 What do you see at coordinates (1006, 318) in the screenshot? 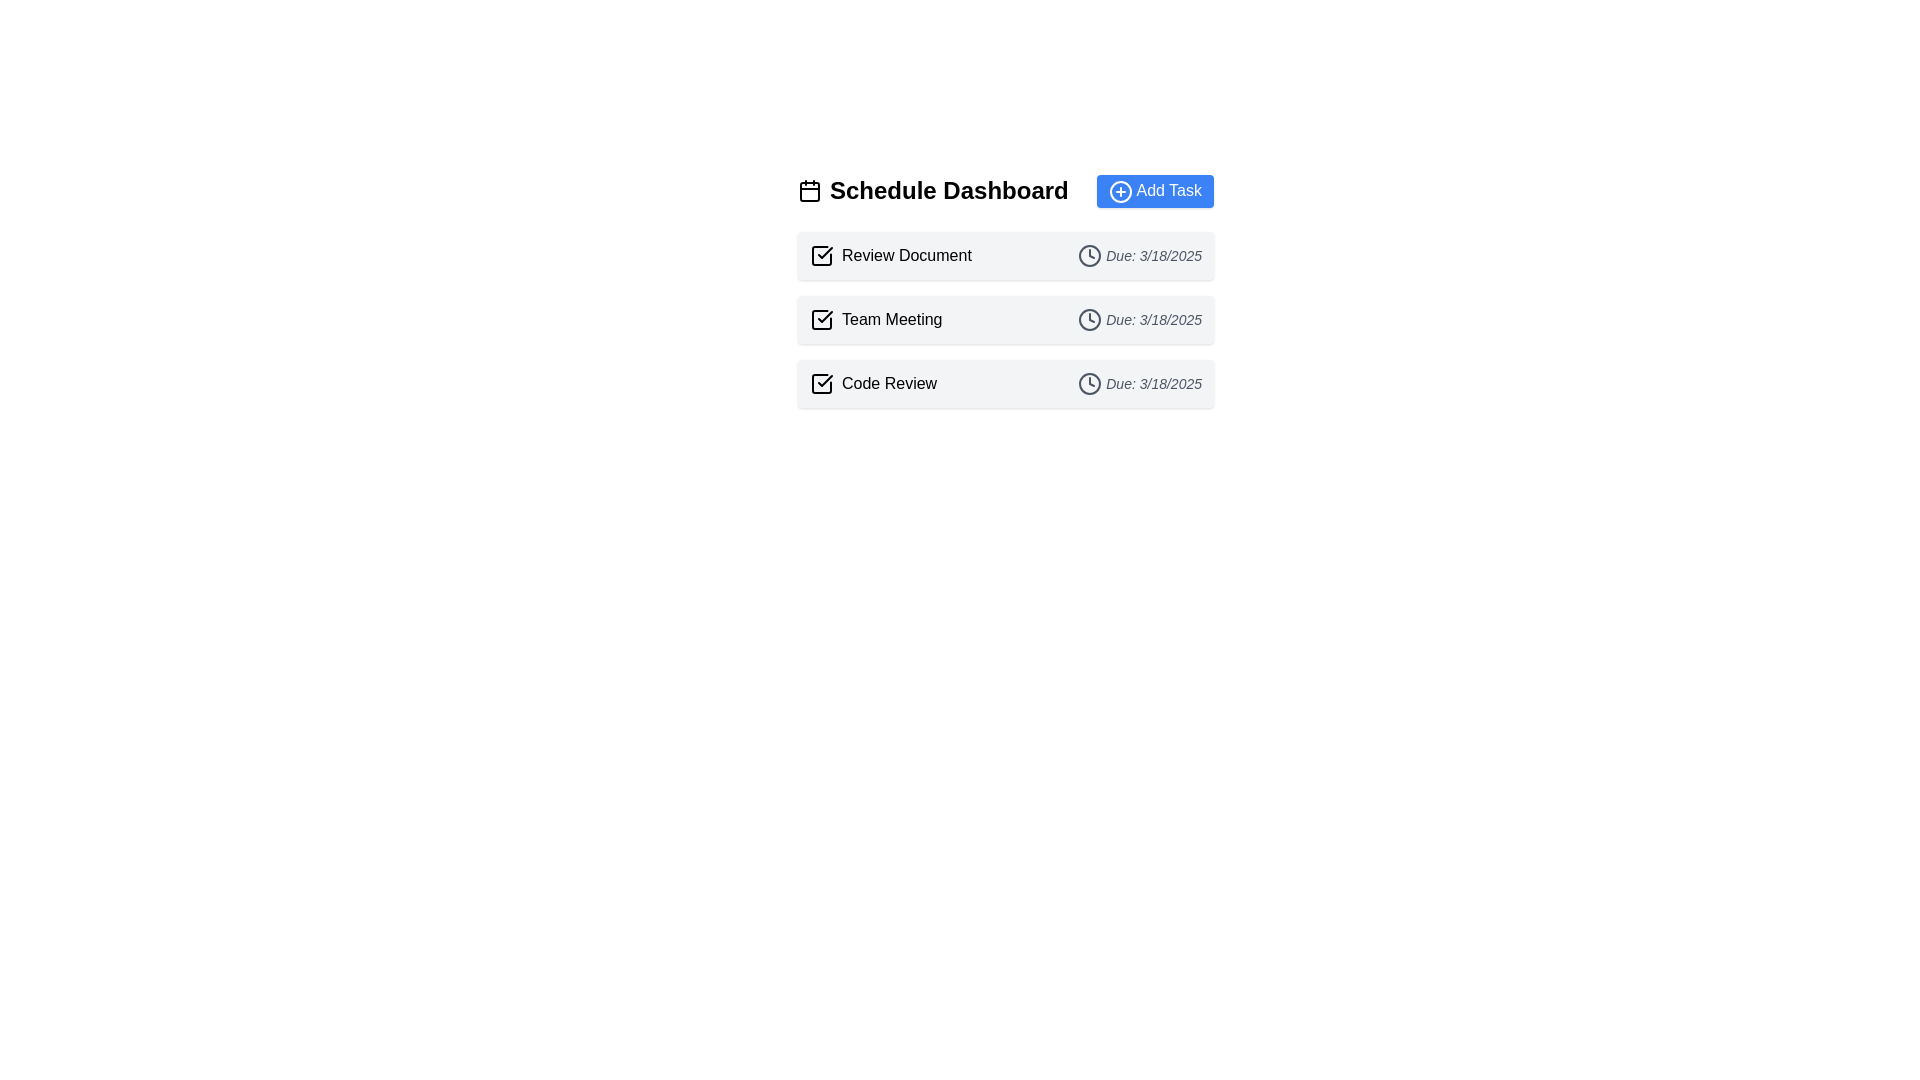
I see `the checkbox of the 'Team Meeting' scheduled for 3/18/2025 to mark the task as completed` at bounding box center [1006, 318].